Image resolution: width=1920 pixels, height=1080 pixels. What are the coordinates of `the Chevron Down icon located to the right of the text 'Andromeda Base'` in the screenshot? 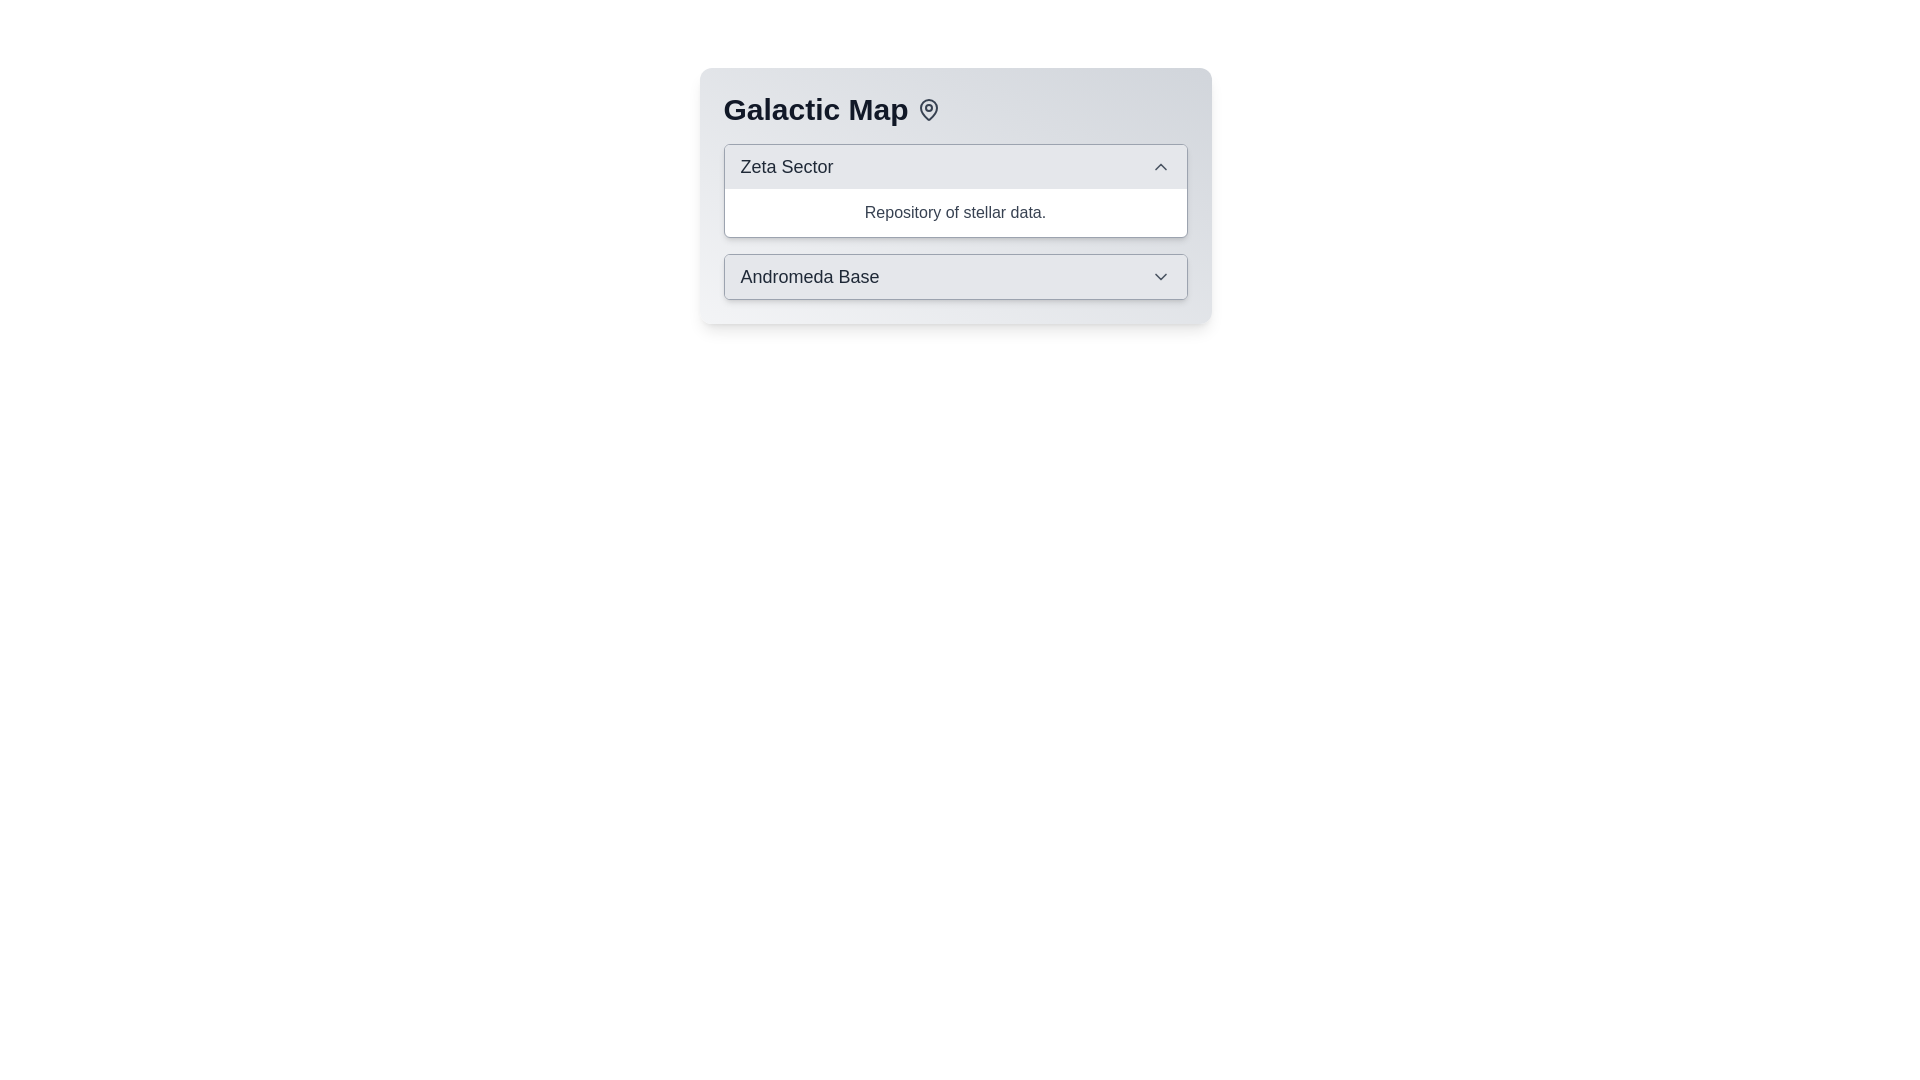 It's located at (1160, 277).